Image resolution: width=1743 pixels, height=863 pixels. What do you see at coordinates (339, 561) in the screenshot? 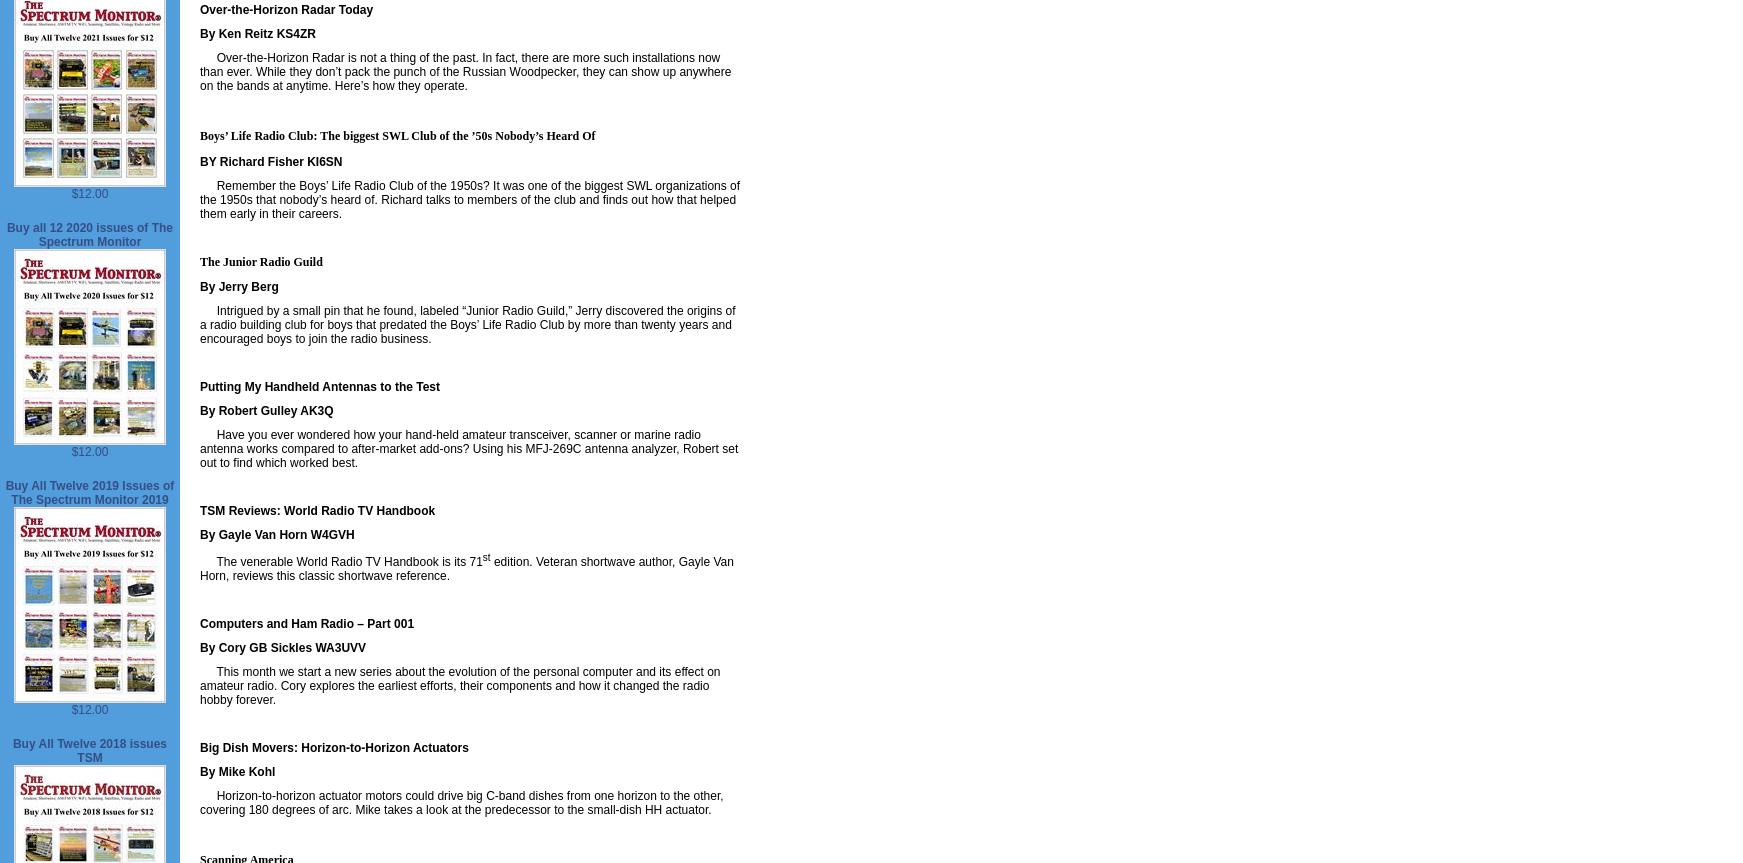
I see `'The venerable World Radio TV Handbook is
its 71'` at bounding box center [339, 561].